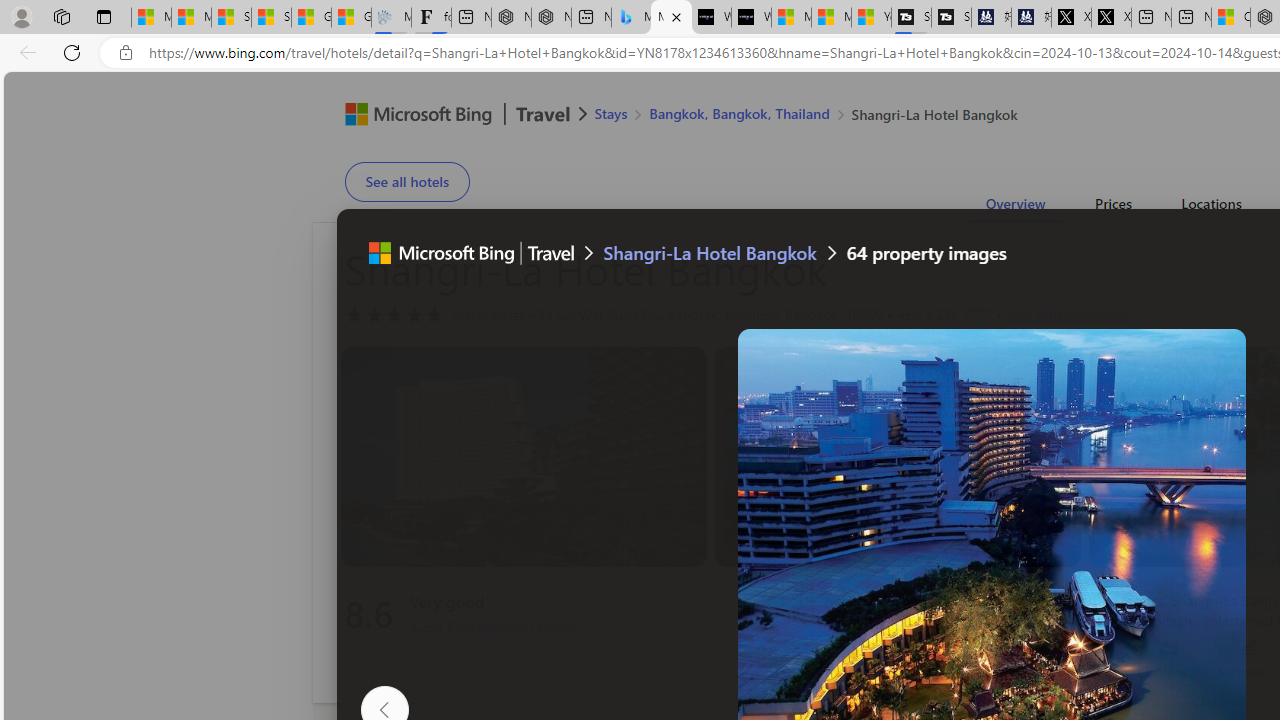 The image size is (1280, 720). Describe the element at coordinates (351, 17) in the screenshot. I see `'Gilma and Hector both pose tropical trouble for Hawaii'` at that location.